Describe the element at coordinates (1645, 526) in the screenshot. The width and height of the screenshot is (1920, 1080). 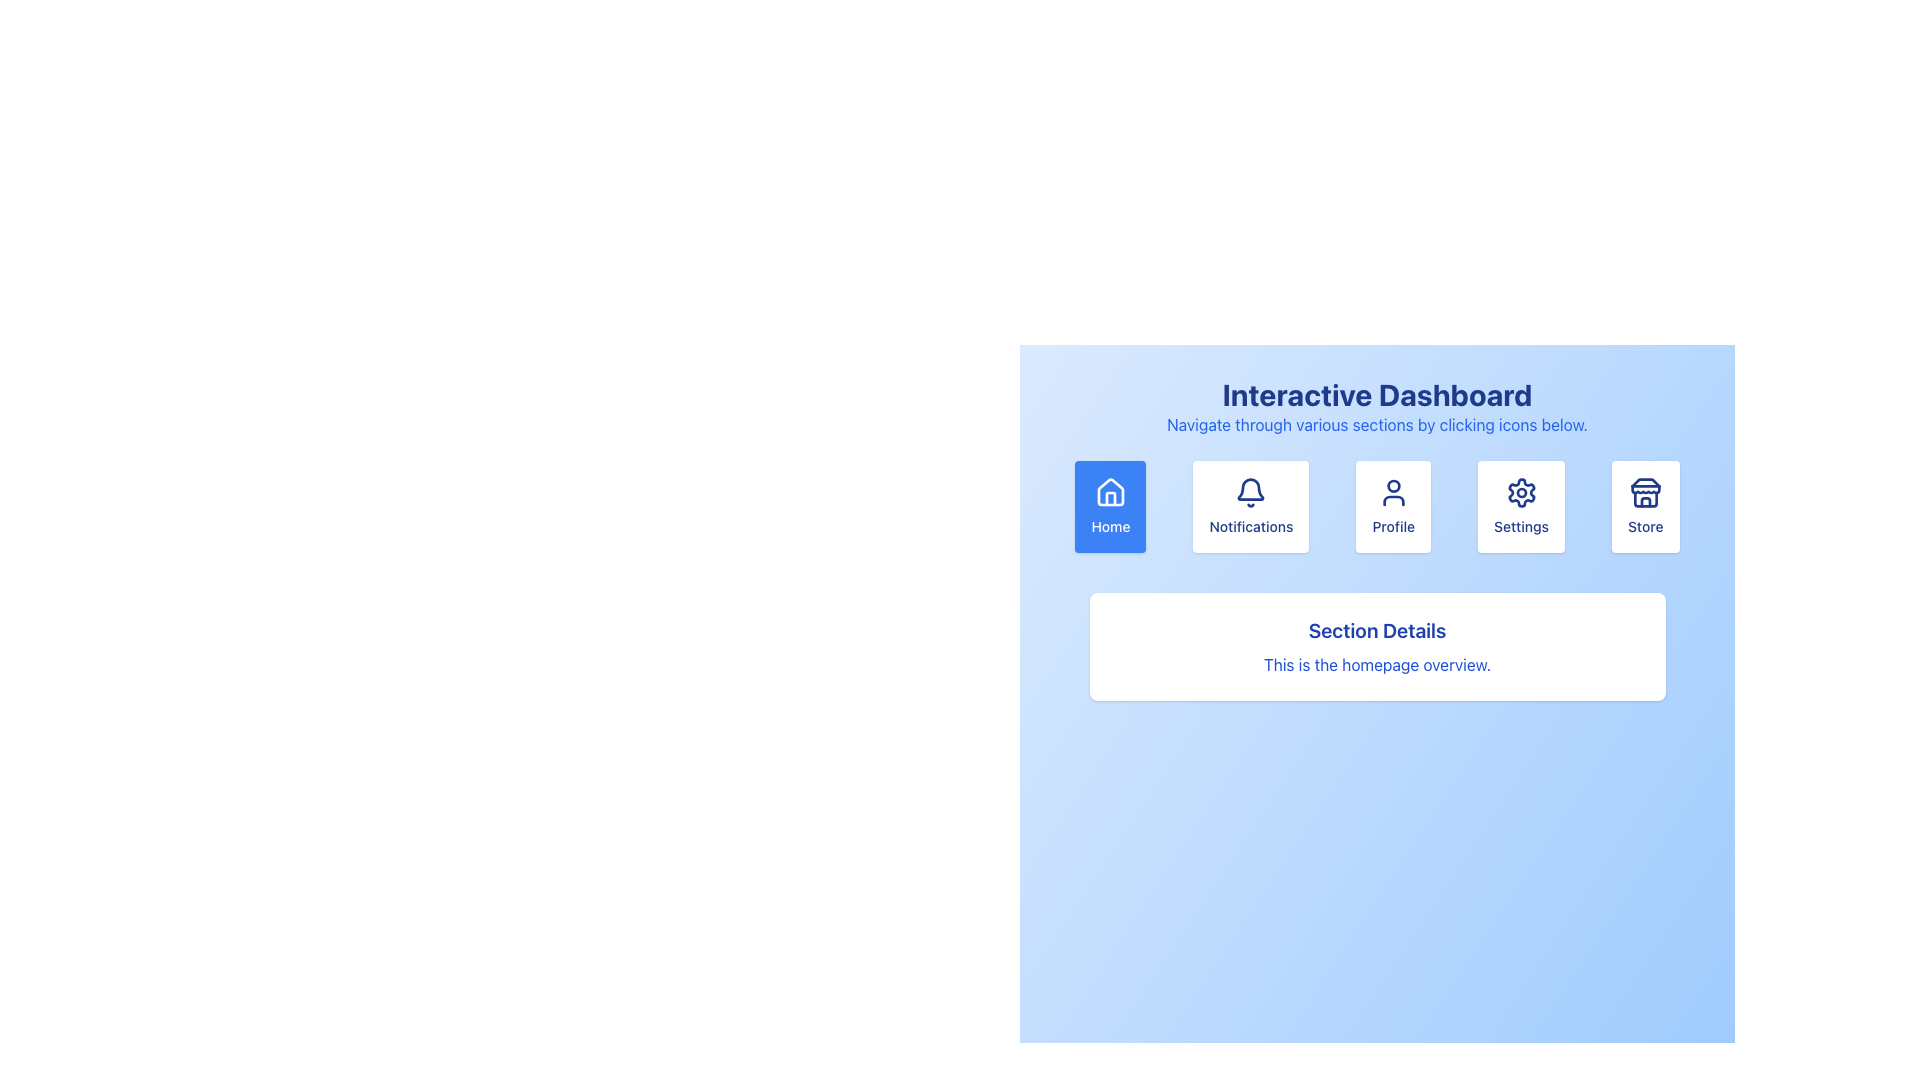
I see `the static text label that displays the word 'Store', which is positioned below the storefront icon in the navigation options` at that location.